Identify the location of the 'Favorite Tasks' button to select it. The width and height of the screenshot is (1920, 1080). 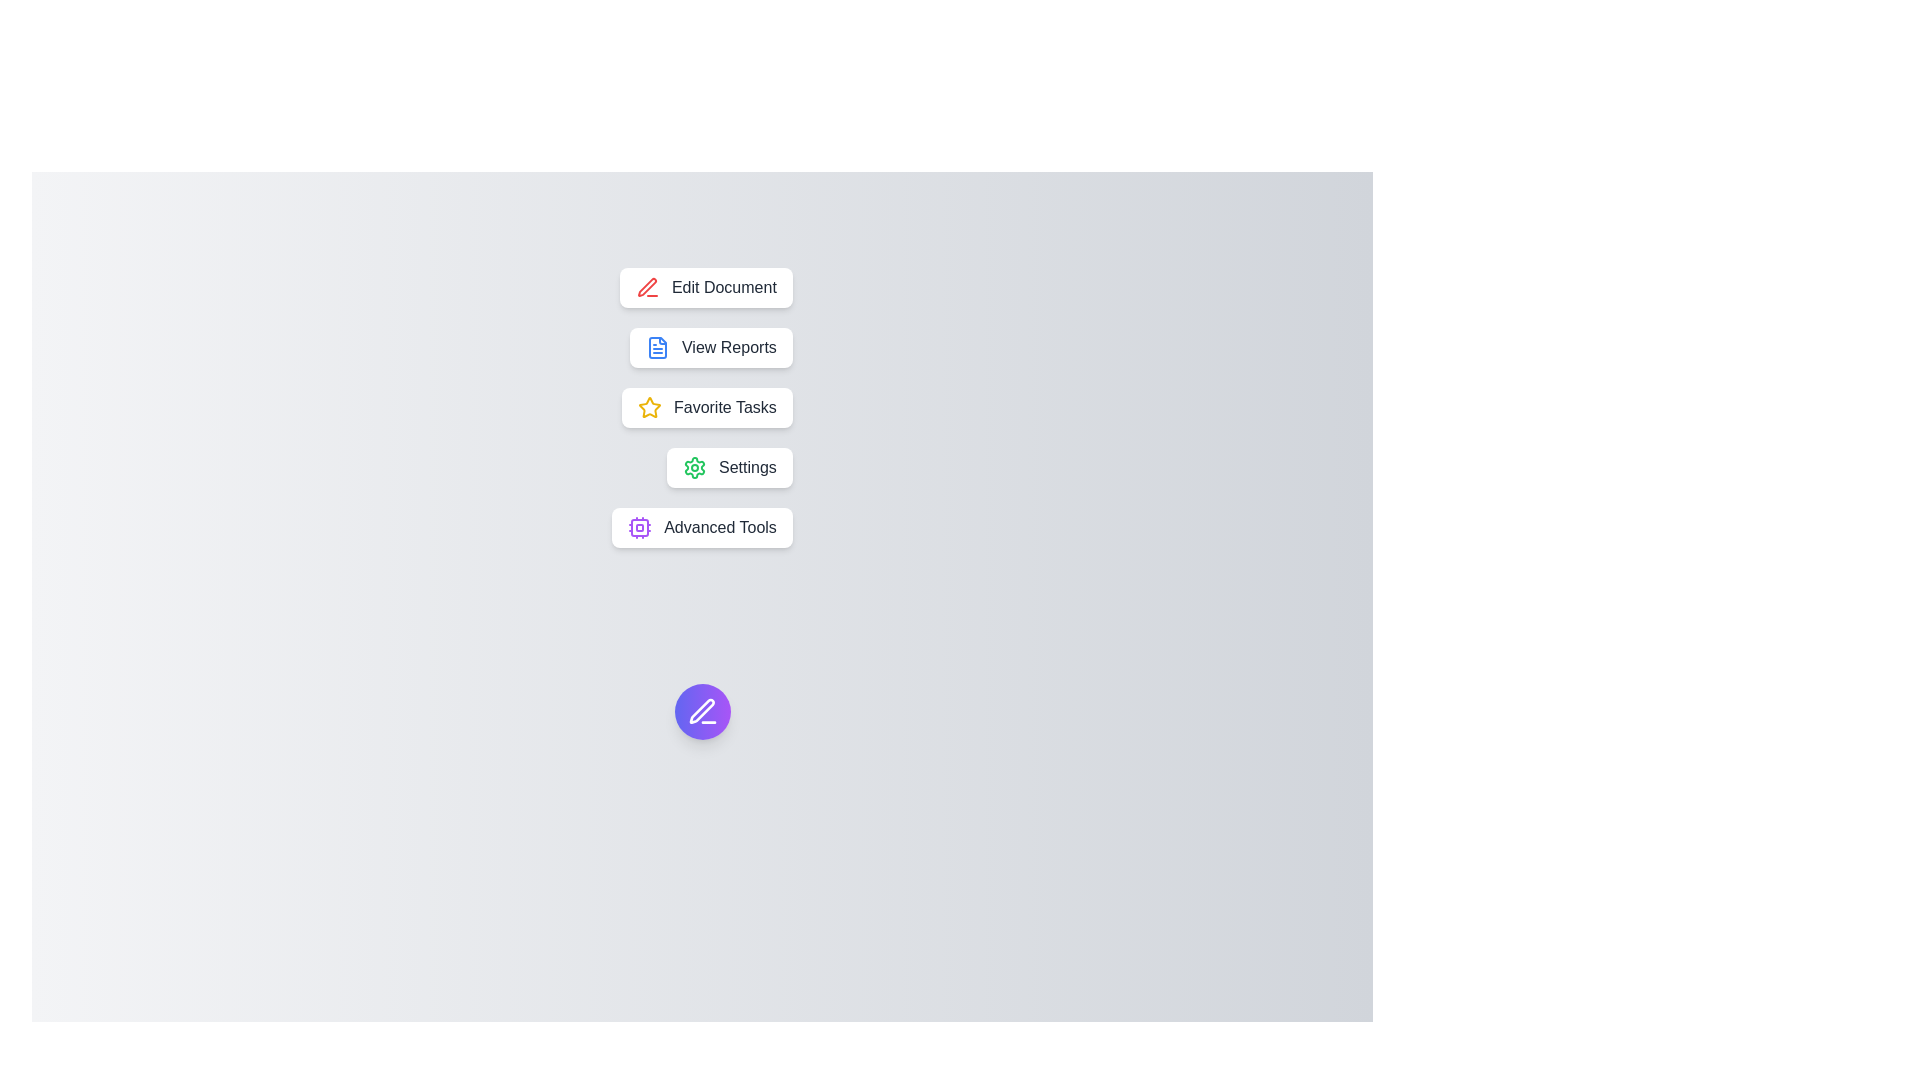
(707, 407).